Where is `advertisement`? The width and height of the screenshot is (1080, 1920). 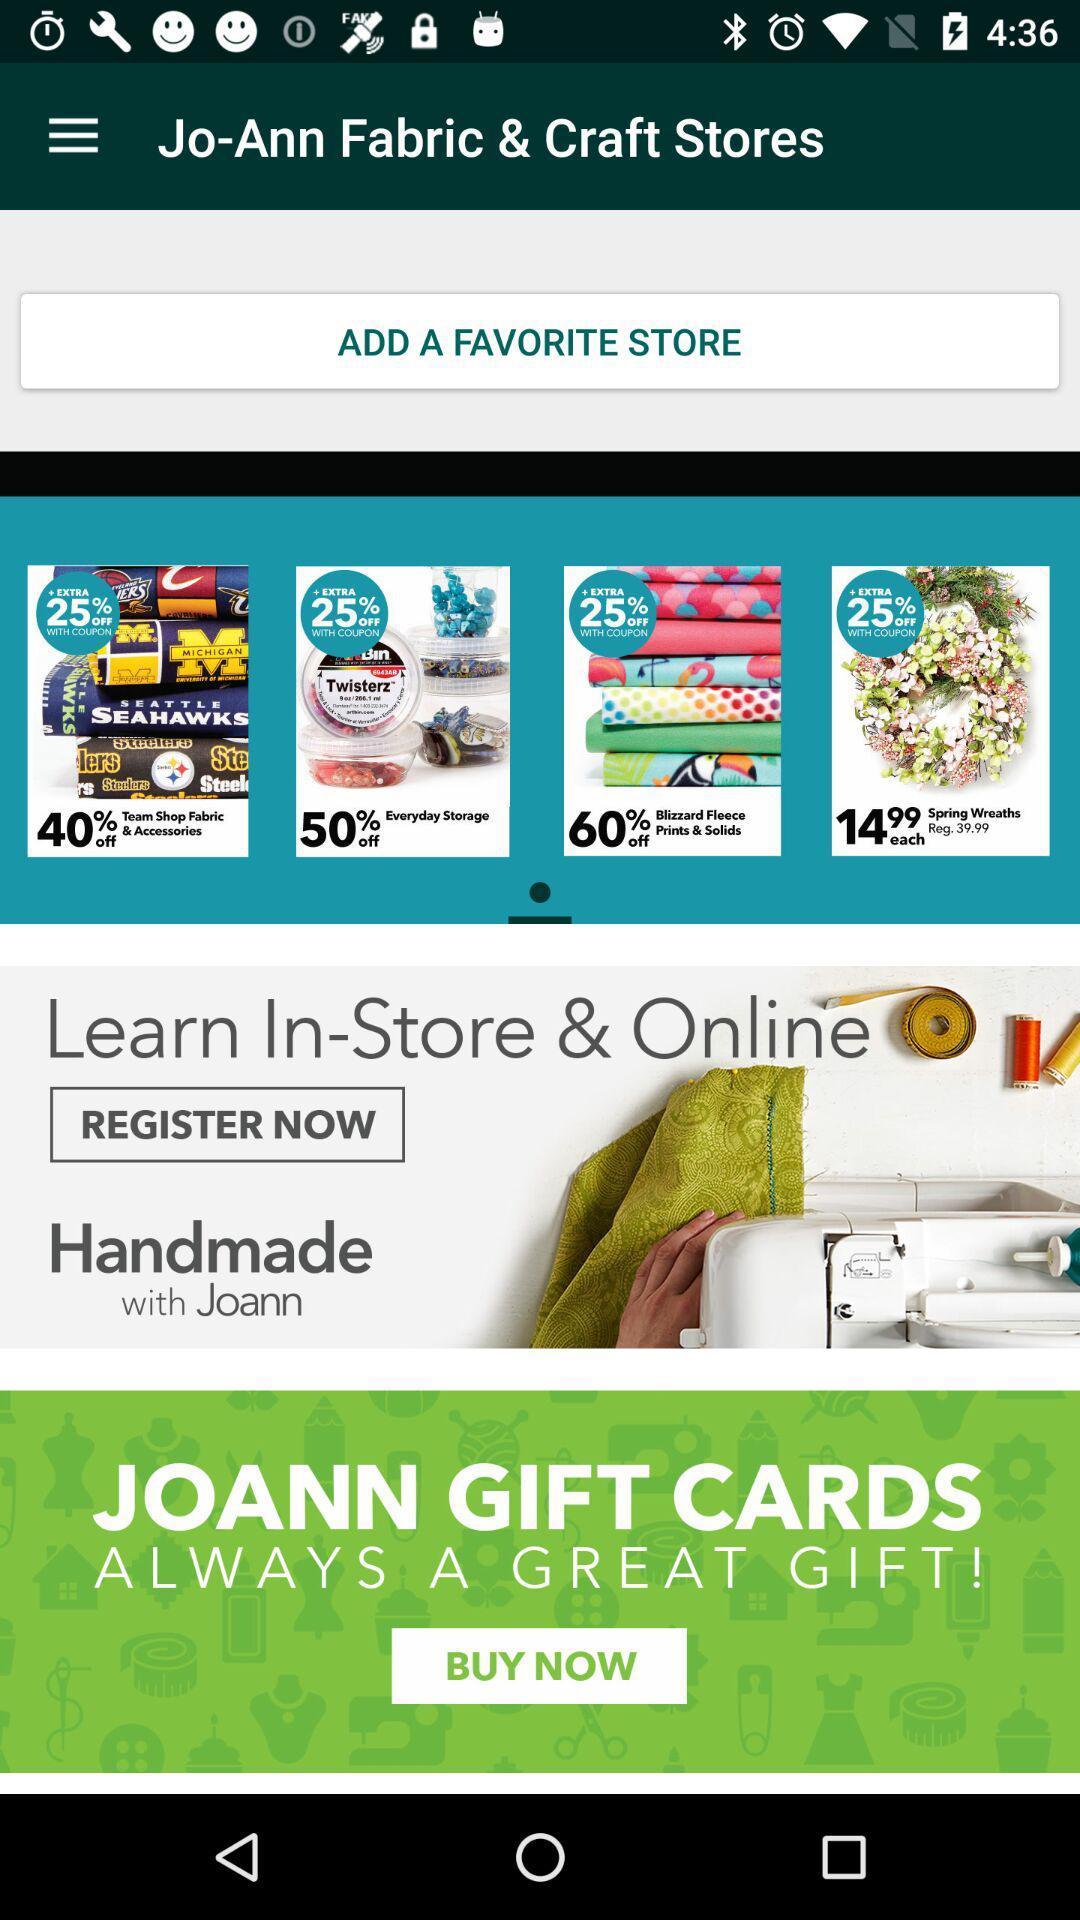 advertisement is located at coordinates (540, 1157).